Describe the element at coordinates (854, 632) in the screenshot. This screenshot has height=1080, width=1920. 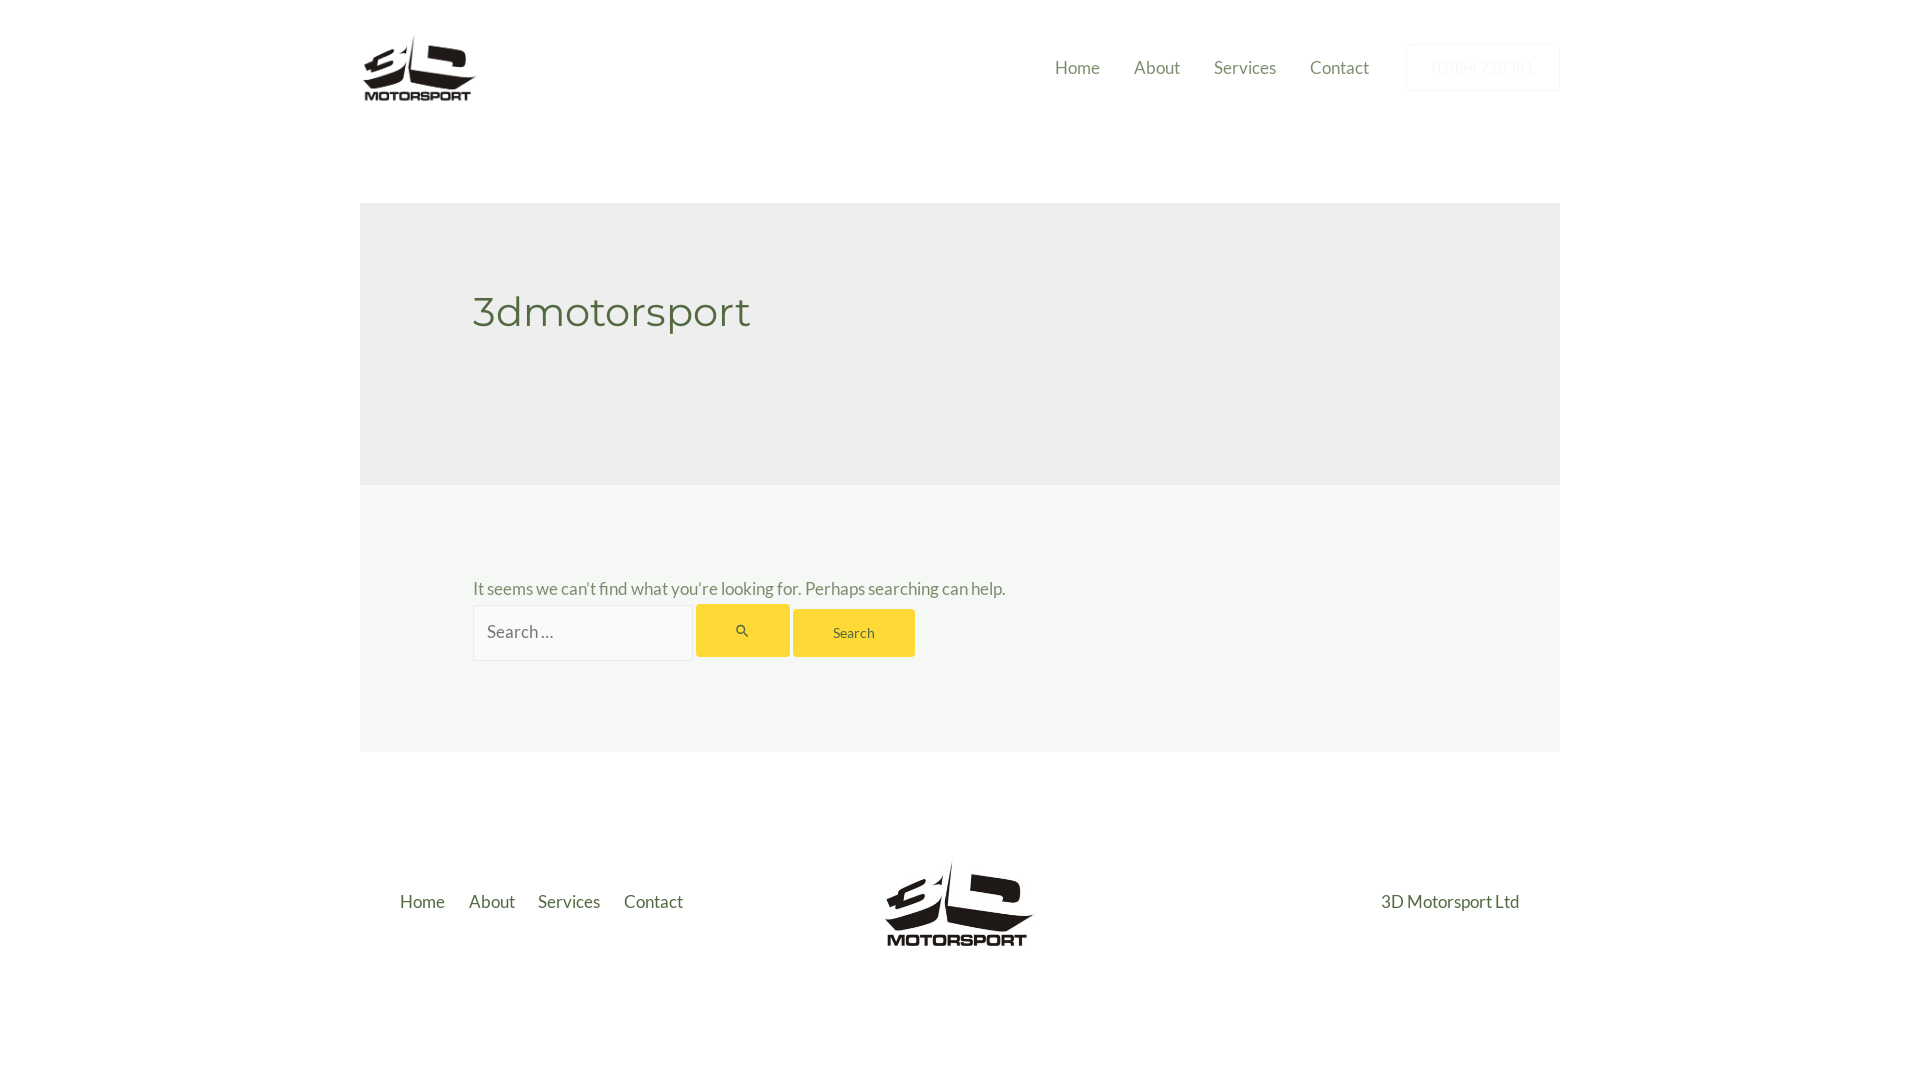
I see `'Search'` at that location.